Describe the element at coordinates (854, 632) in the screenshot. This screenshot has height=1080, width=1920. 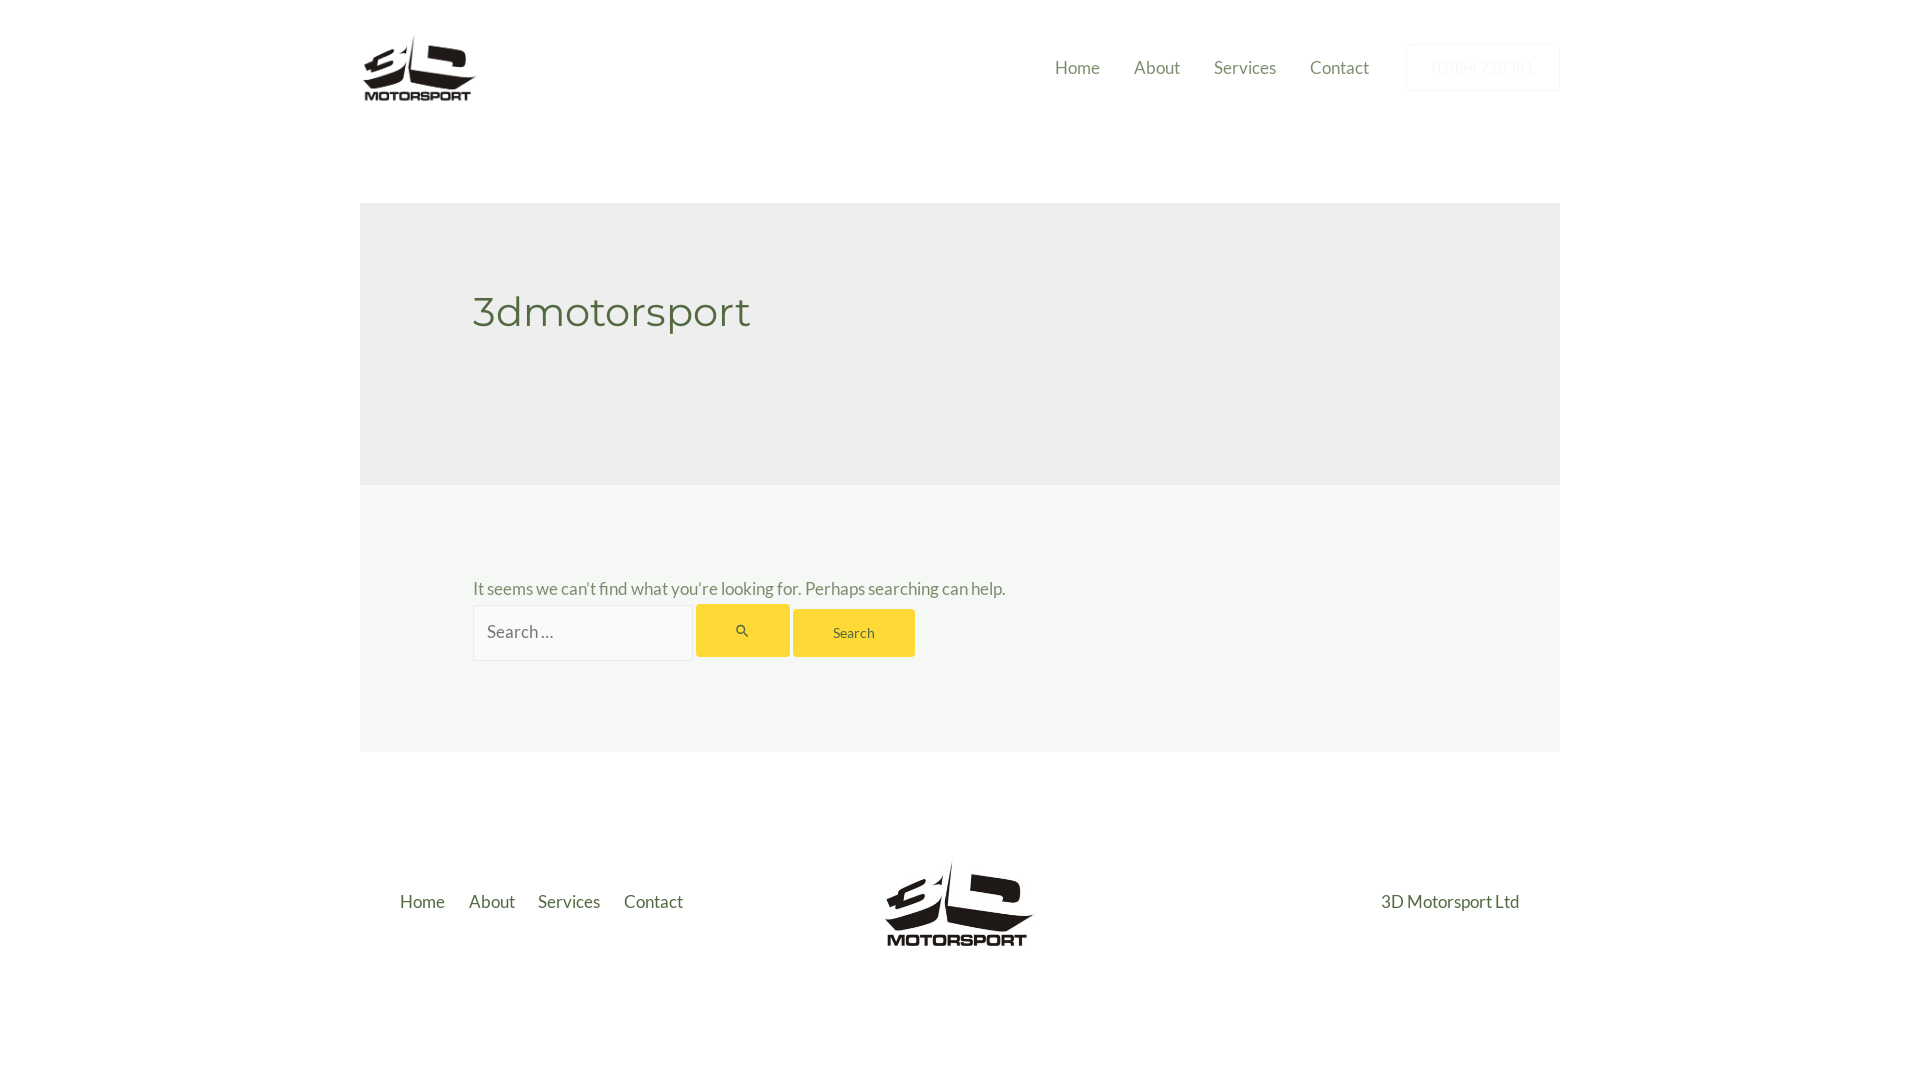
I see `'Search'` at that location.